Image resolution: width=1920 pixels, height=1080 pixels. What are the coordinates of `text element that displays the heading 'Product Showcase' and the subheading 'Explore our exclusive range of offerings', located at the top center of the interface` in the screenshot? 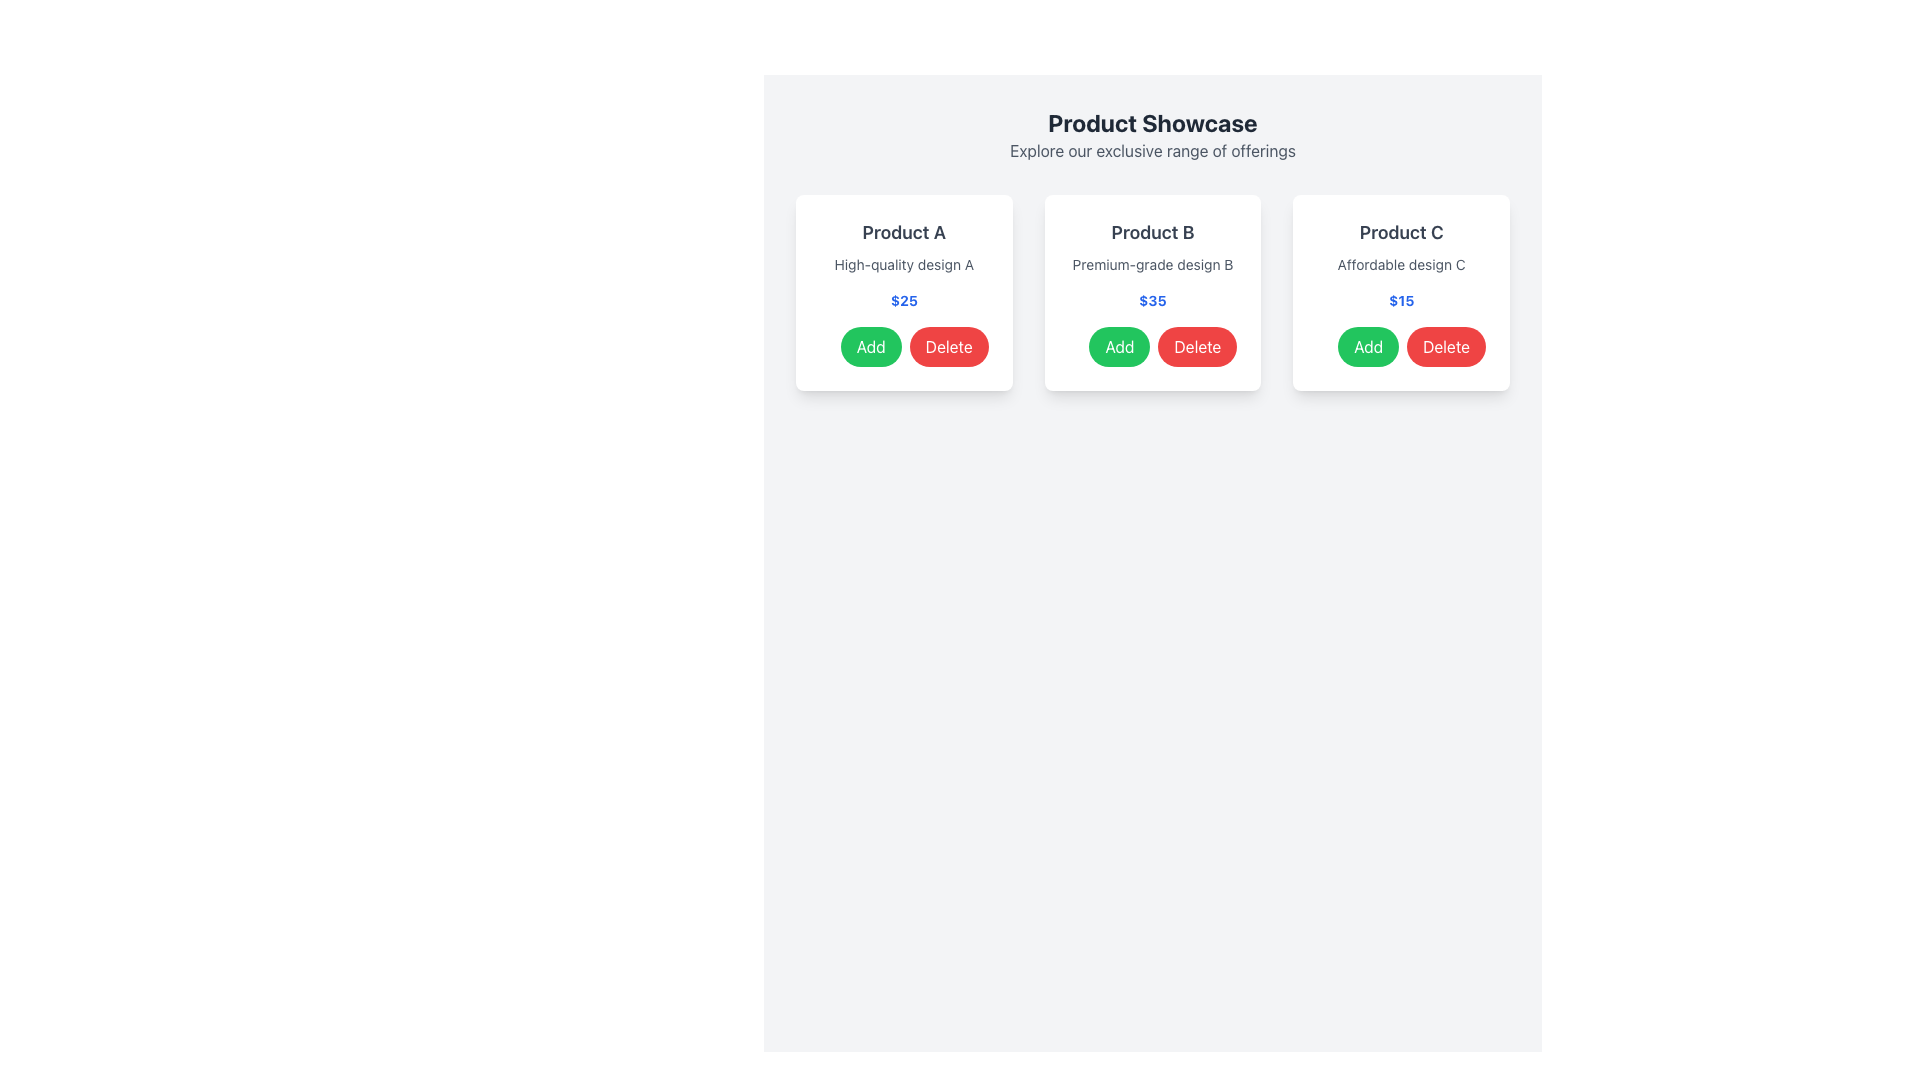 It's located at (1152, 135).